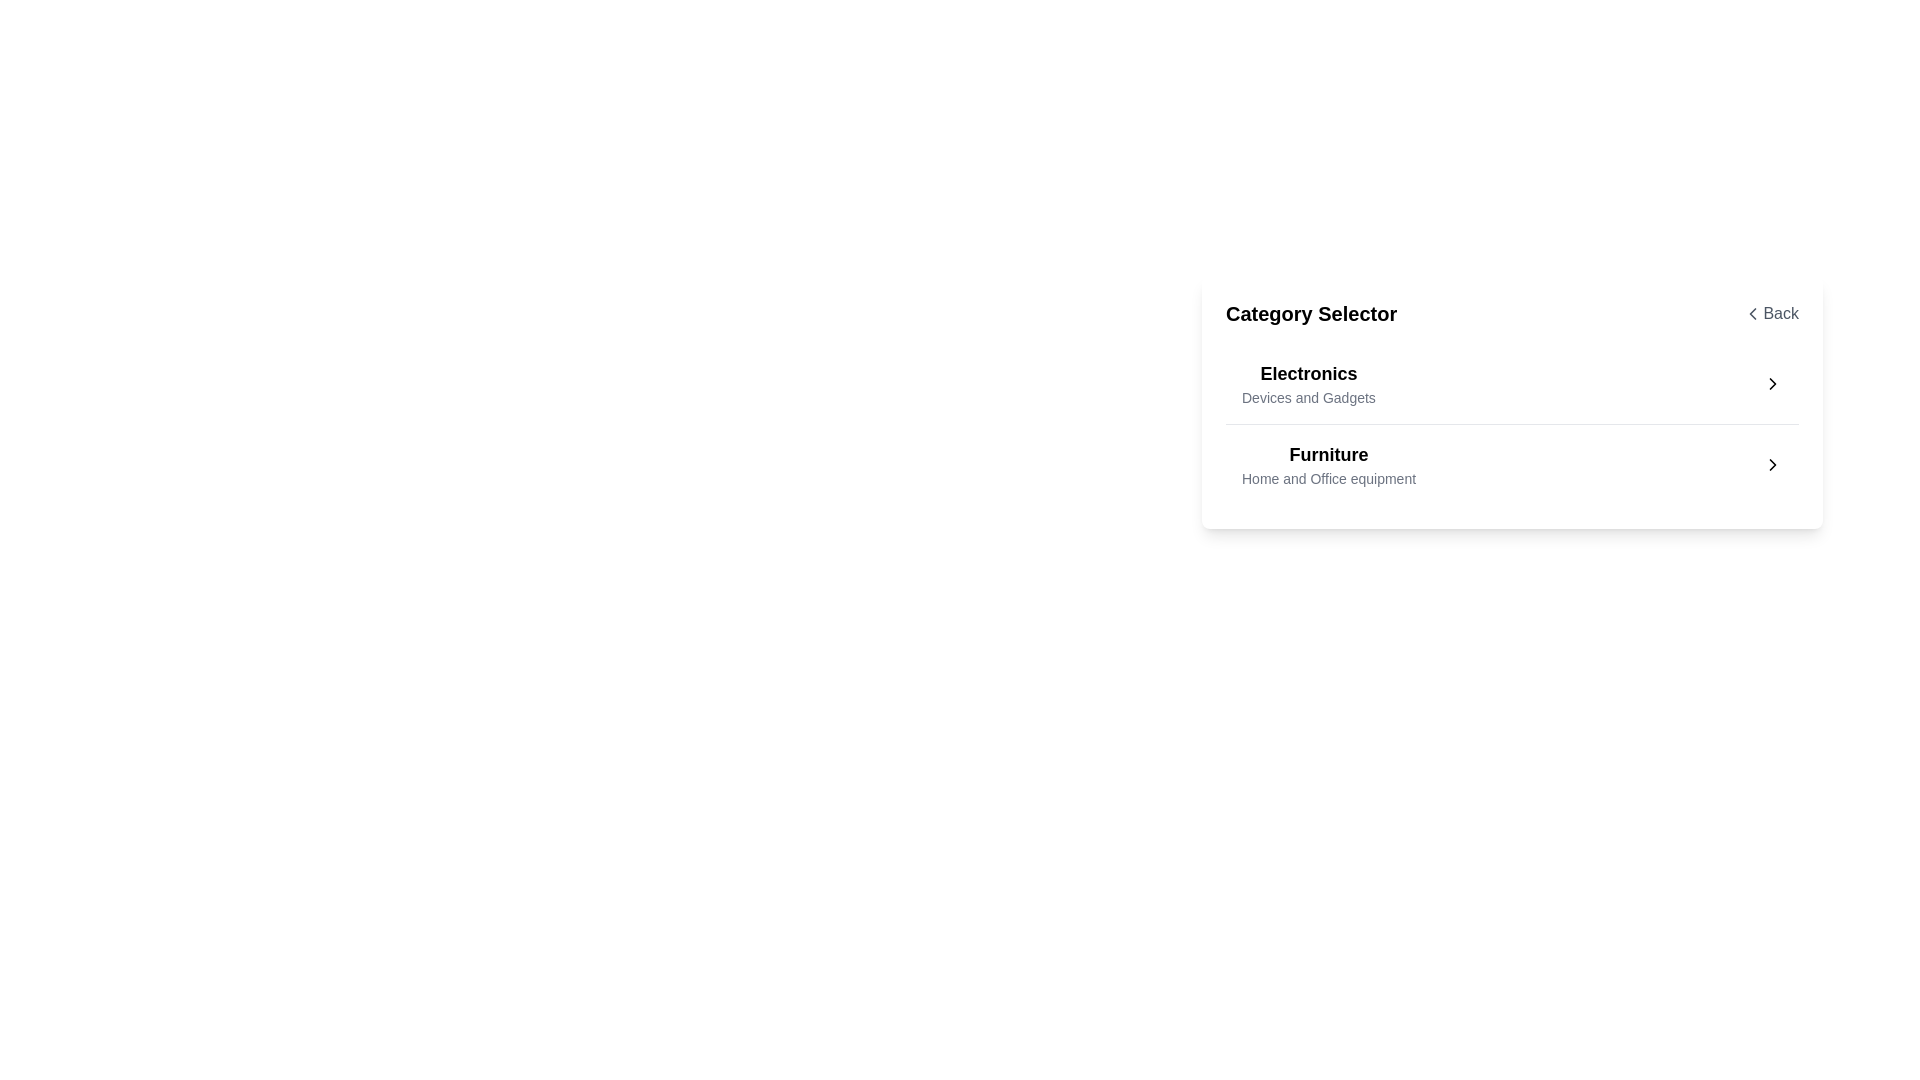 Image resolution: width=1920 pixels, height=1080 pixels. I want to click on the second clickable list item labeled 'Furniture', so click(1512, 464).